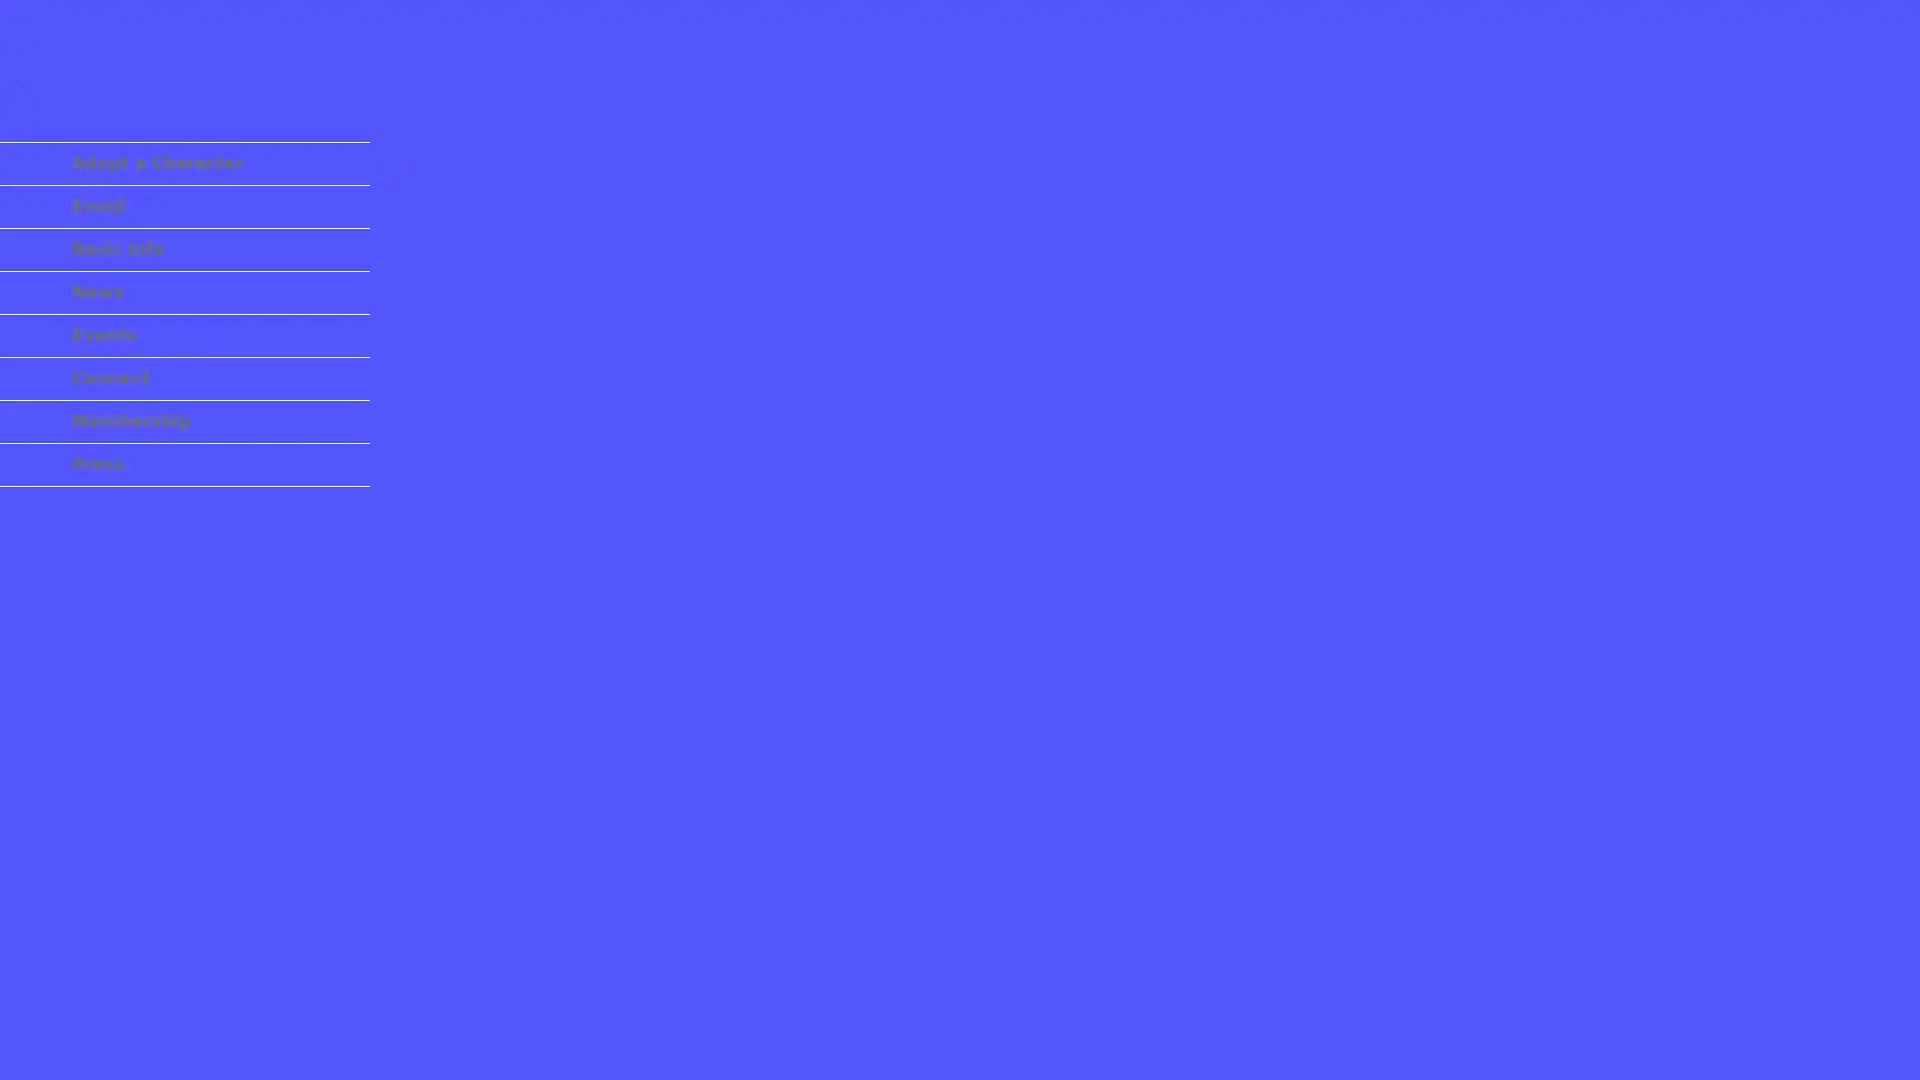  Describe the element at coordinates (1691, 857) in the screenshot. I see `U+5360` at that location.